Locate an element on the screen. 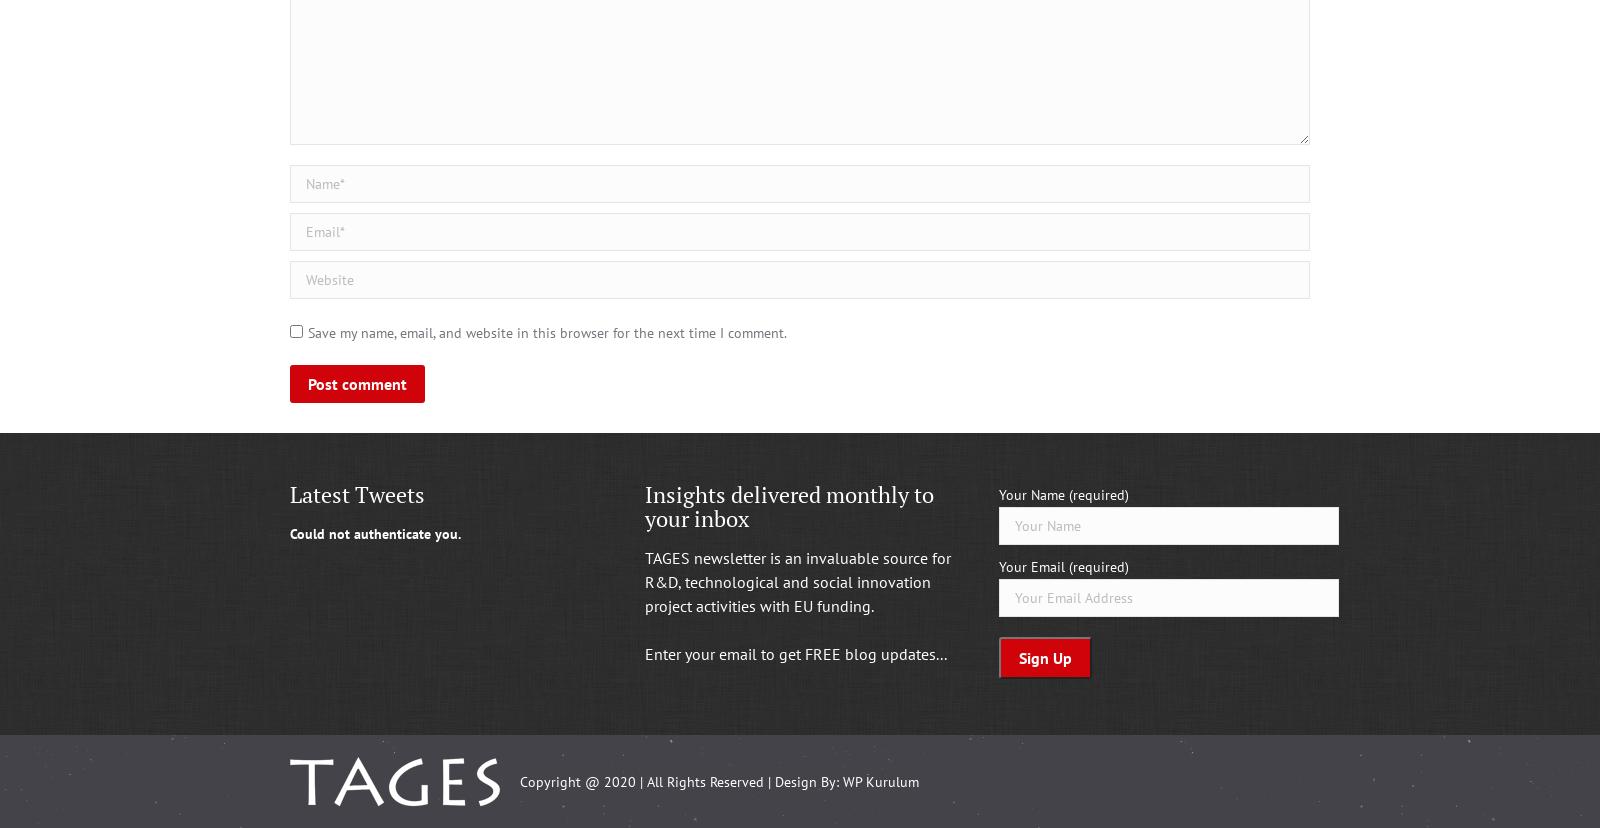  'Your Email (required)' is located at coordinates (1064, 567).